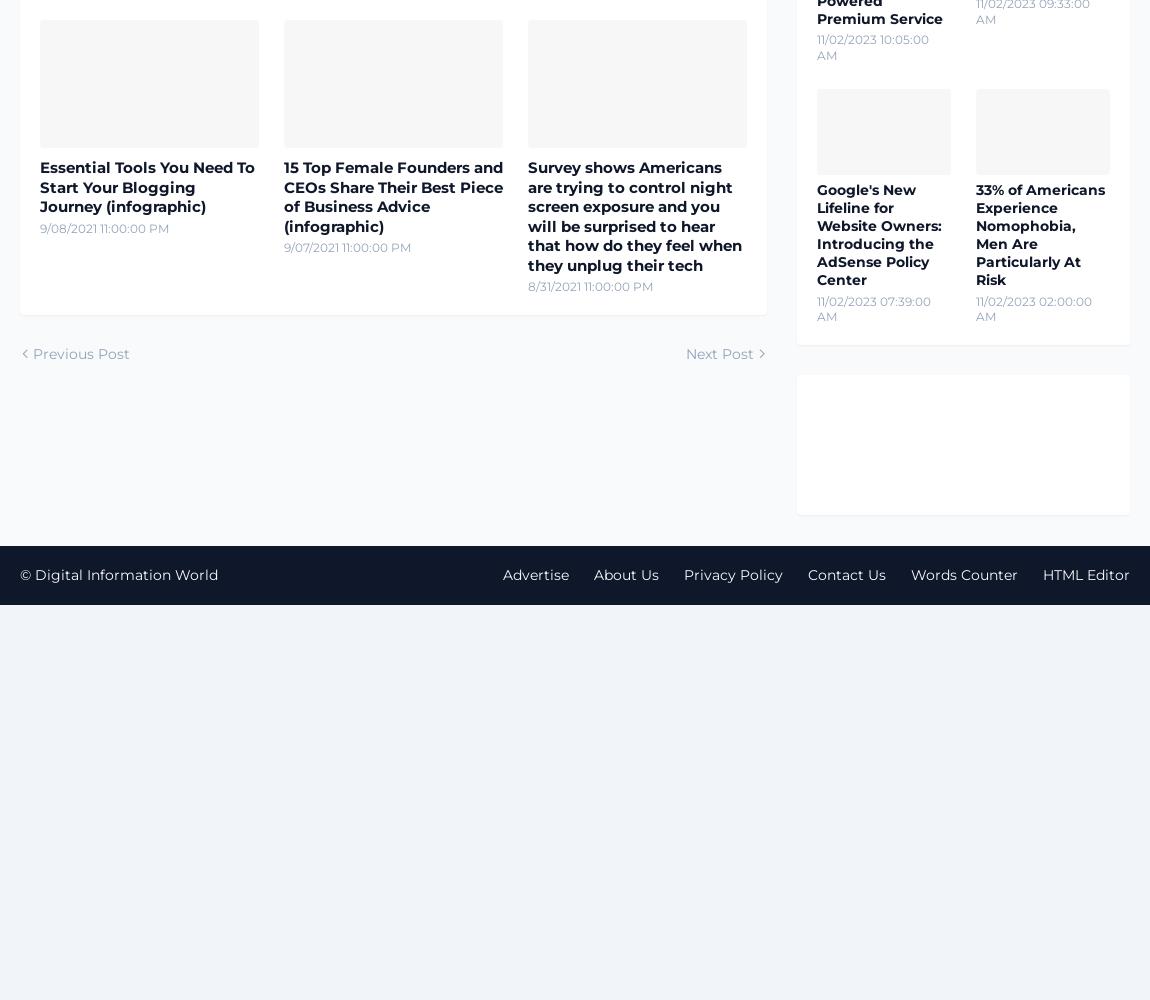 The image size is (1150, 1000). I want to click on 'Google's New Lifeline for Website Owners: Introducing the AdSense Policy Center', so click(879, 233).